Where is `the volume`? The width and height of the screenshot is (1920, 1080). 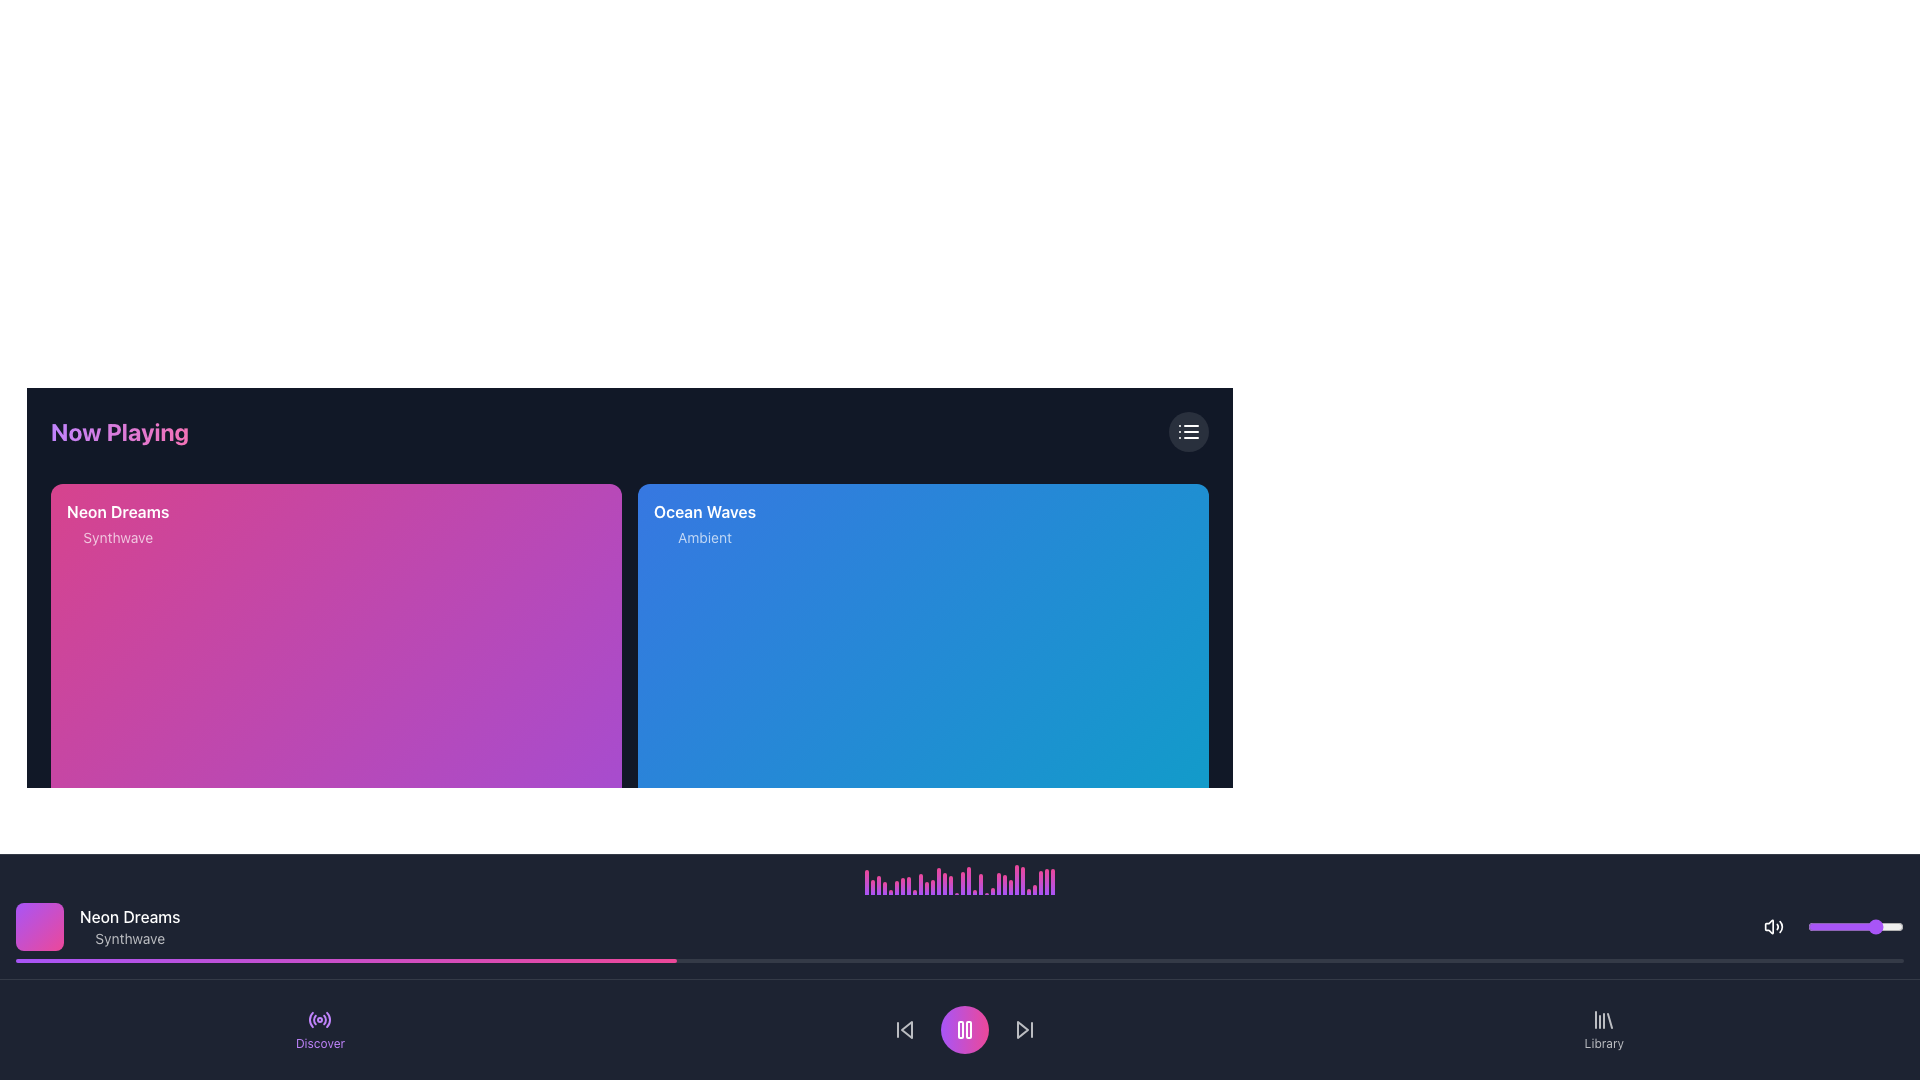 the volume is located at coordinates (1818, 926).